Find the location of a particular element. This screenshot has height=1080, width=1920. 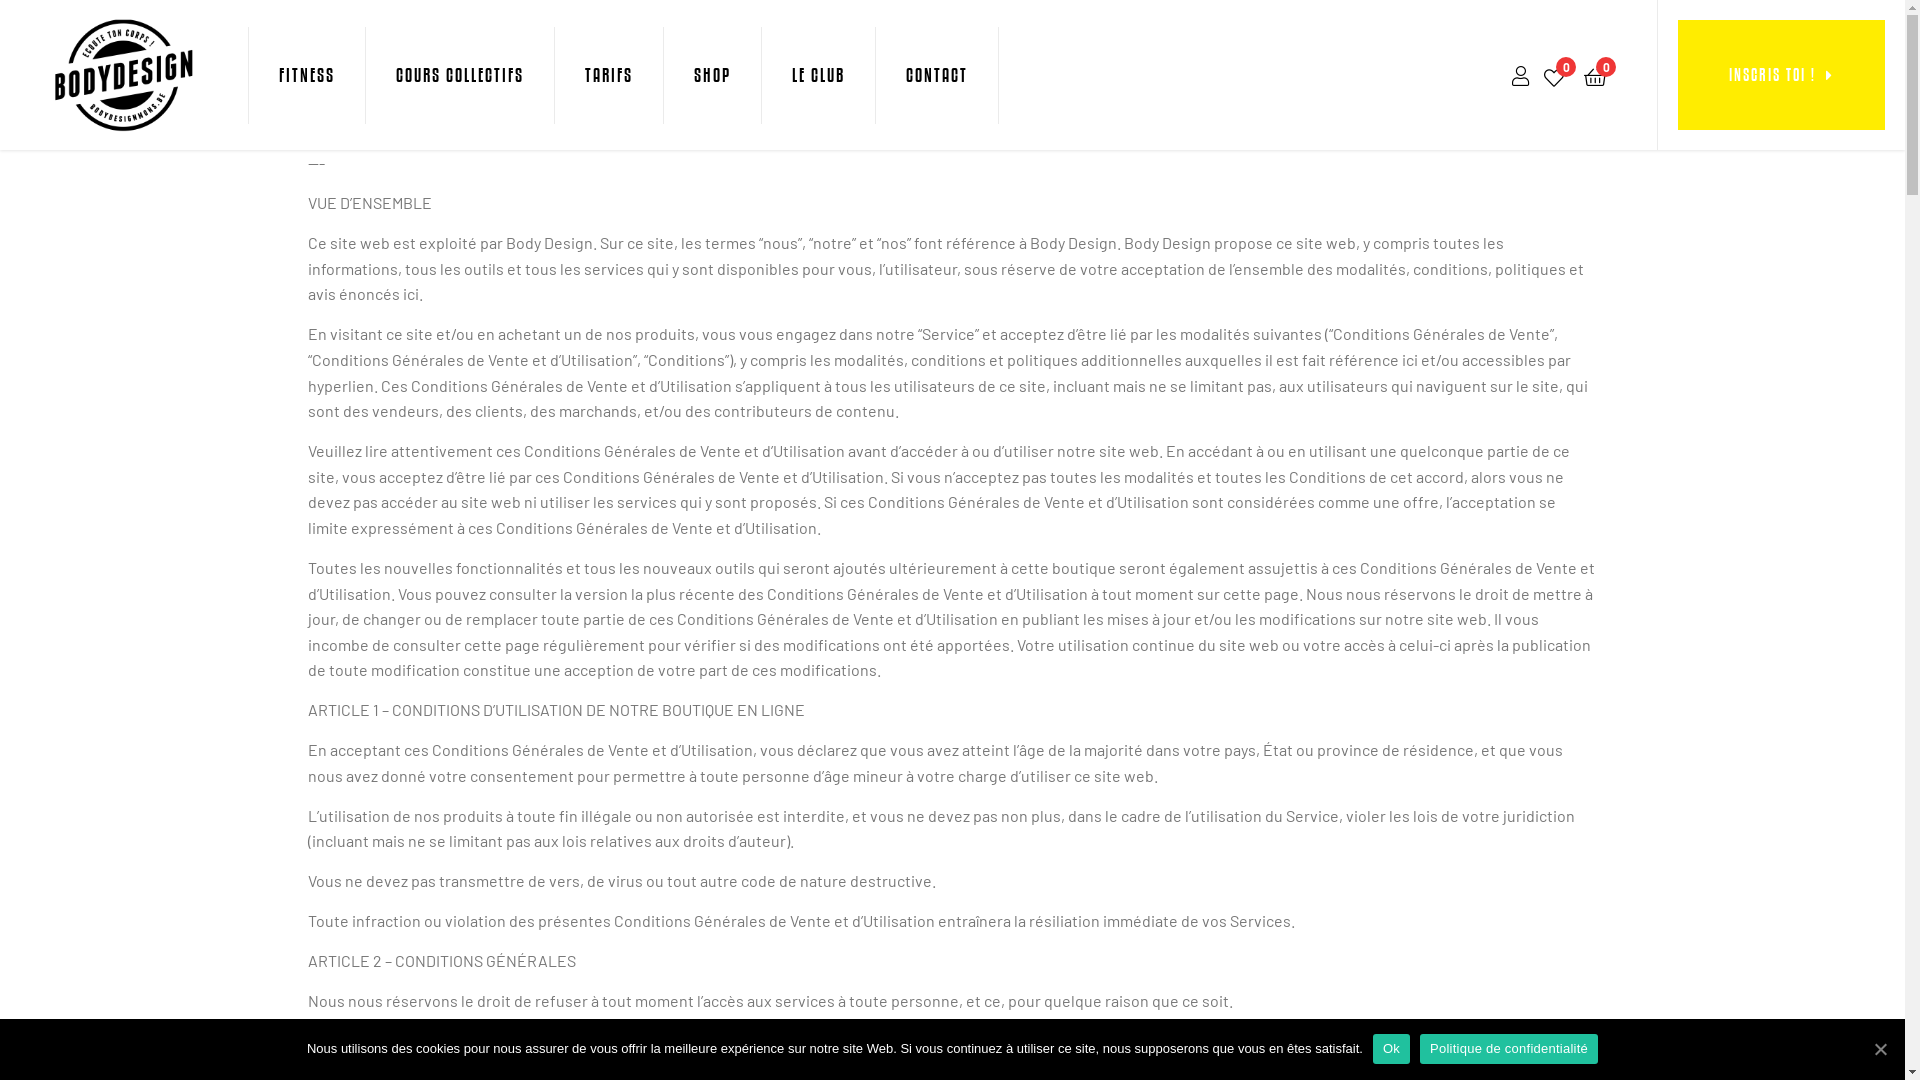

'FITNESS' is located at coordinates (248, 74).